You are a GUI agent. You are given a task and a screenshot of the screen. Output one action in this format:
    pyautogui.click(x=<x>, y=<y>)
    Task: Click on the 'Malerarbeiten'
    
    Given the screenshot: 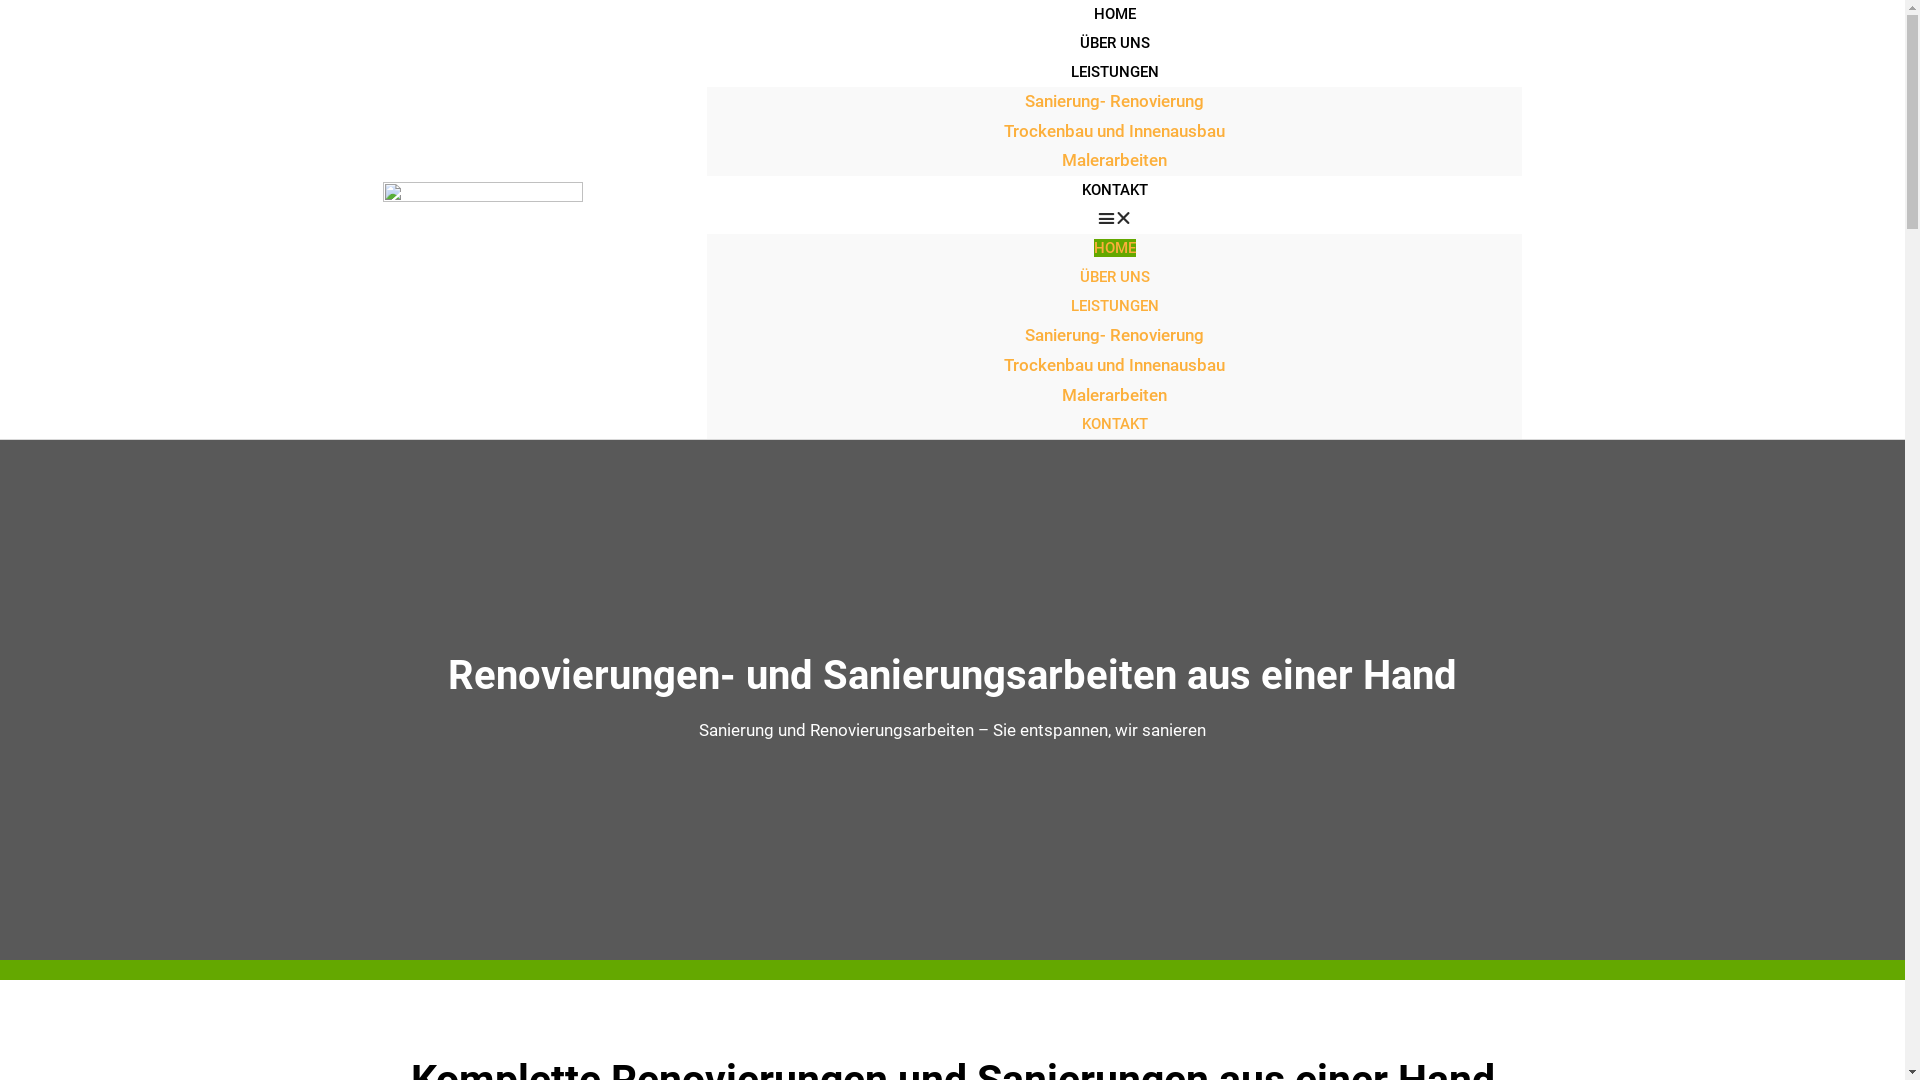 What is the action you would take?
    pyautogui.click(x=1060, y=394)
    